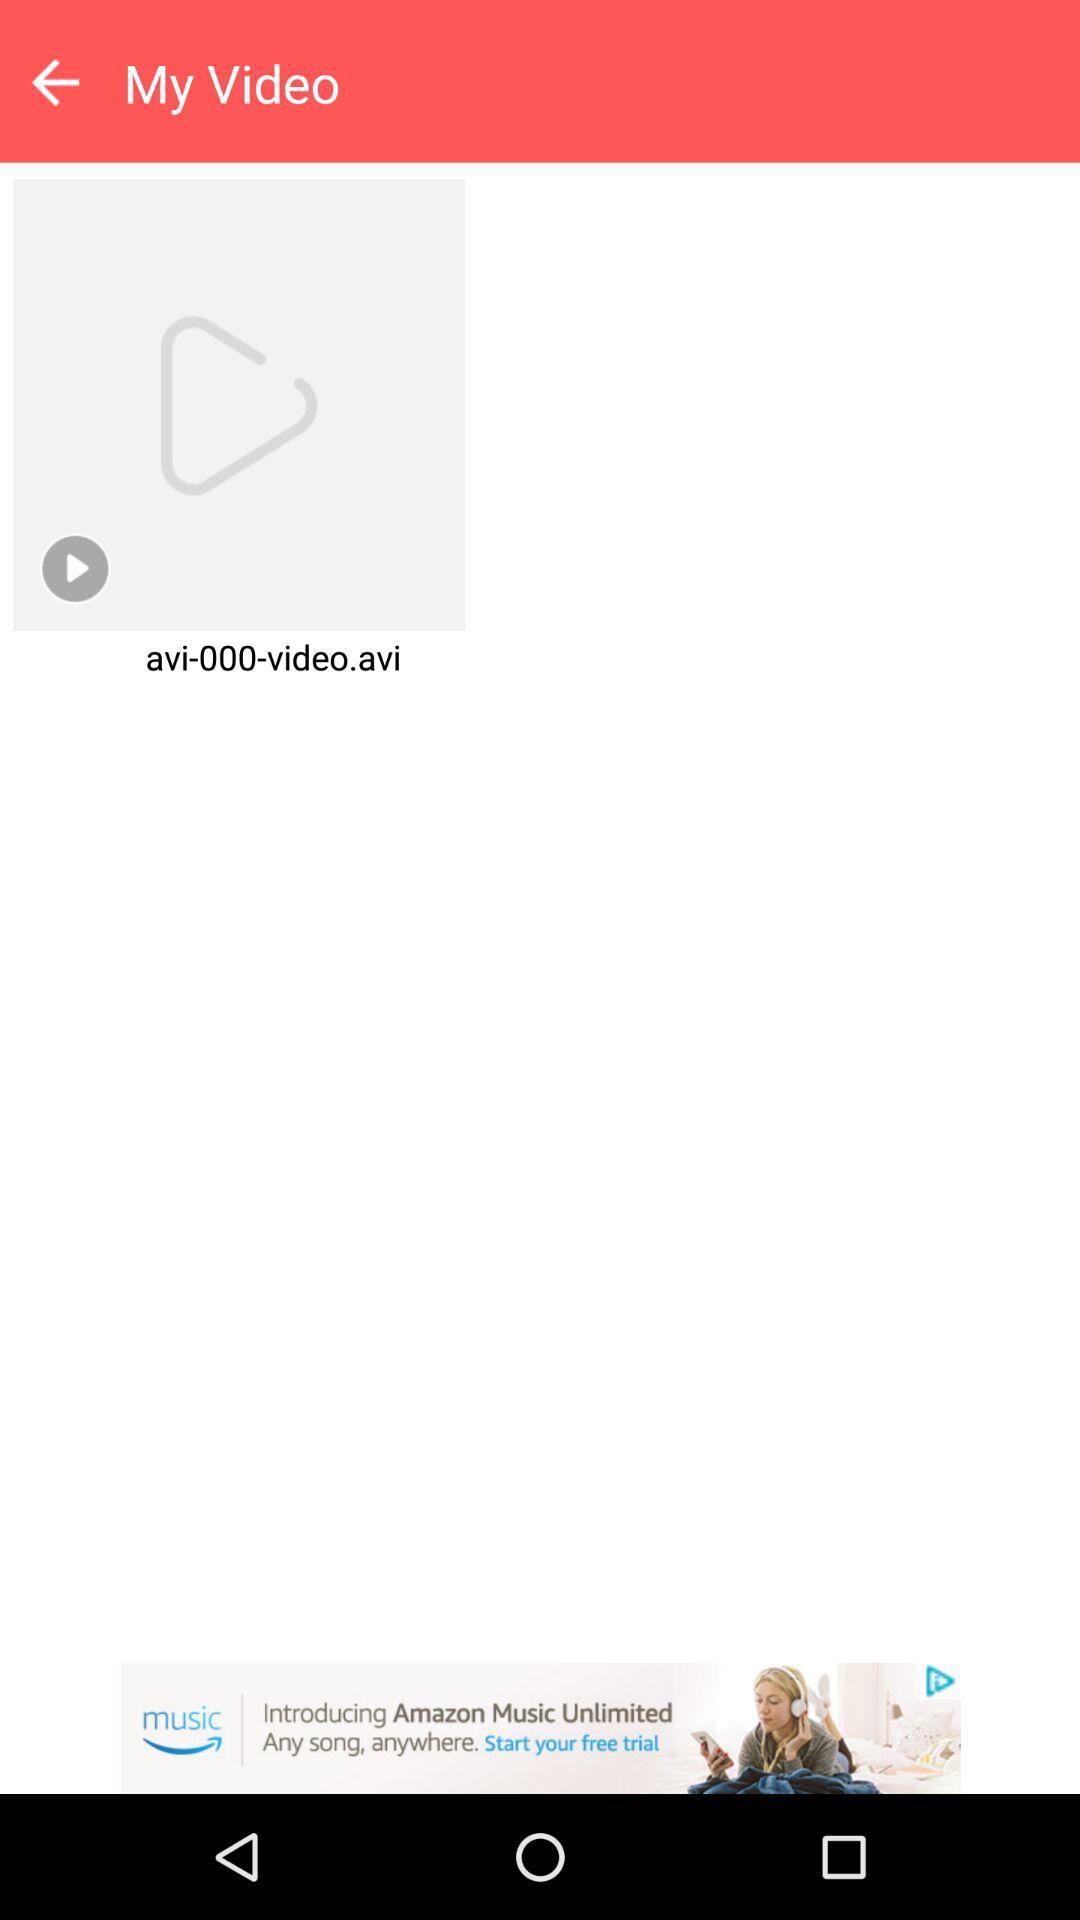 This screenshot has height=1920, width=1080. What do you see at coordinates (540, 1727) in the screenshot?
I see `nurshing` at bounding box center [540, 1727].